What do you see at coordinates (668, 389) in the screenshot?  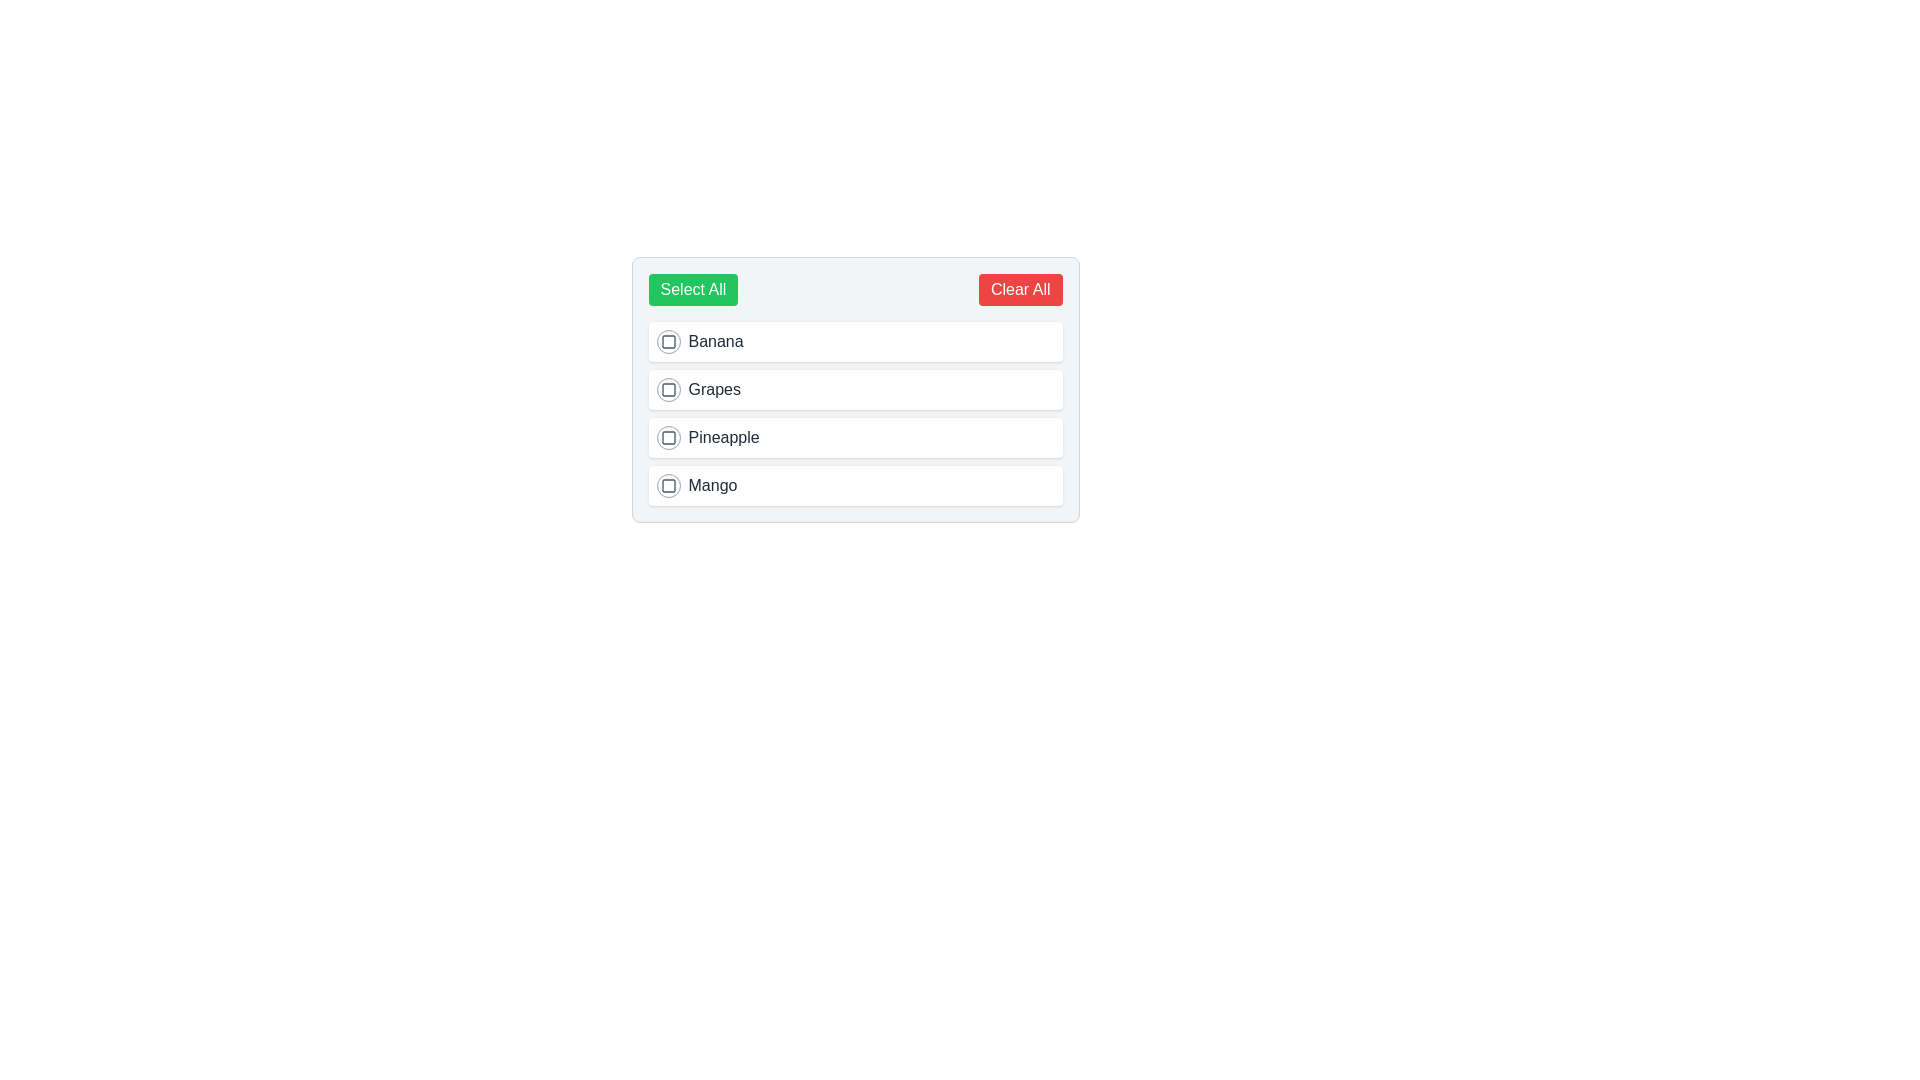 I see `the checkbox associated with the item 'Grapes'` at bounding box center [668, 389].